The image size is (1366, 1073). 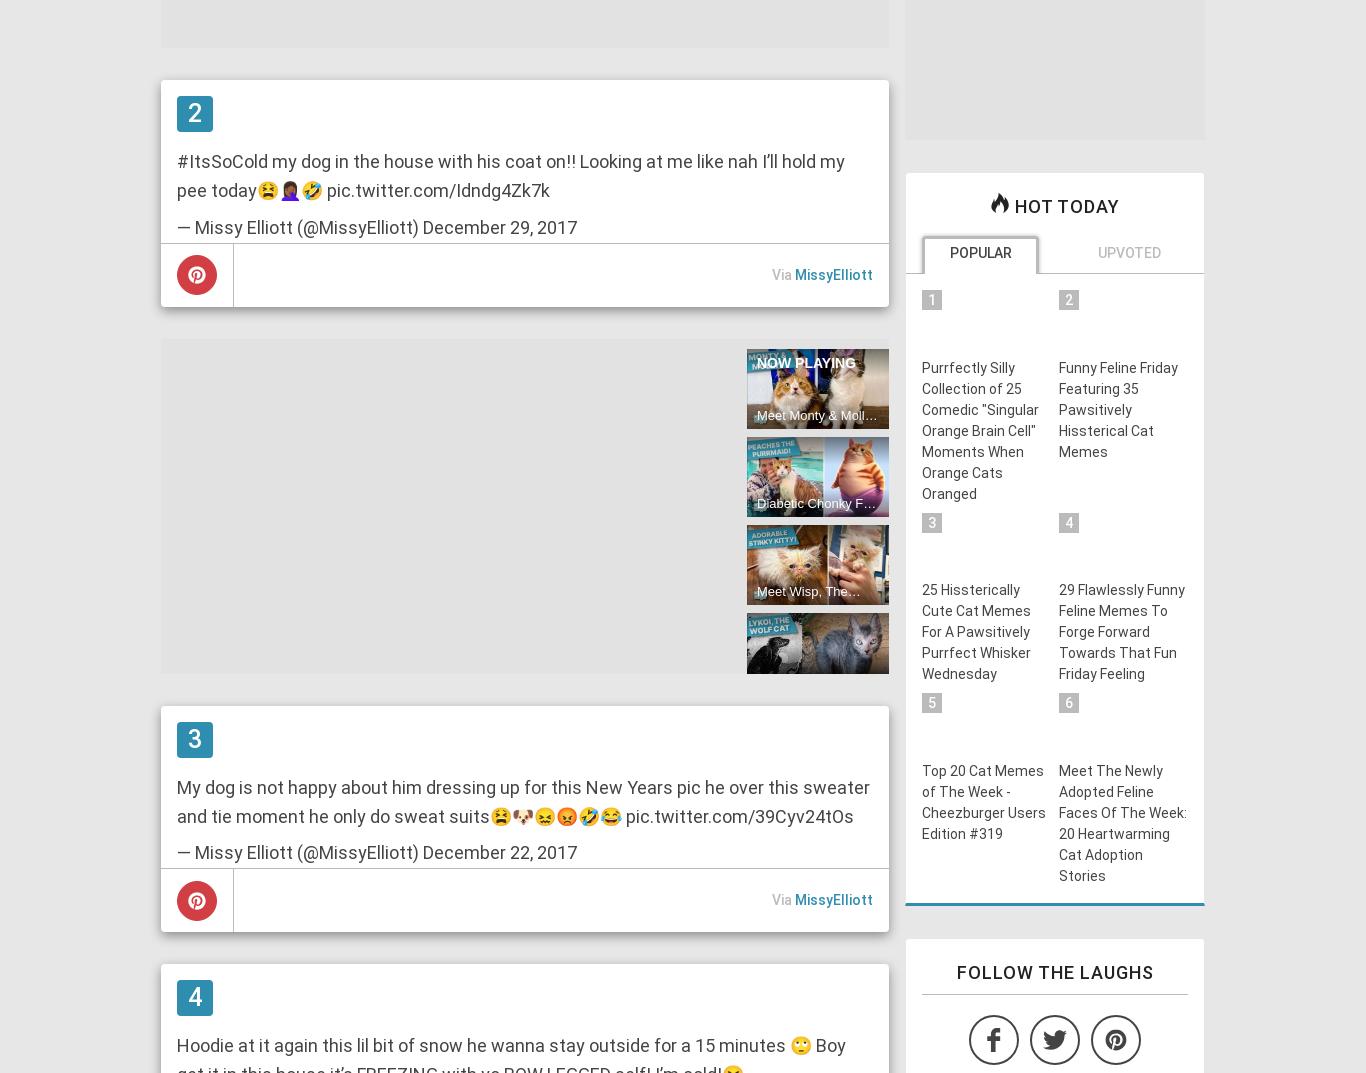 I want to click on 'Purrfectly Silly Collection of 25 Comedic "Singular Orange Brain Cell" Moments When Orange Cats Oranged', so click(x=980, y=429).